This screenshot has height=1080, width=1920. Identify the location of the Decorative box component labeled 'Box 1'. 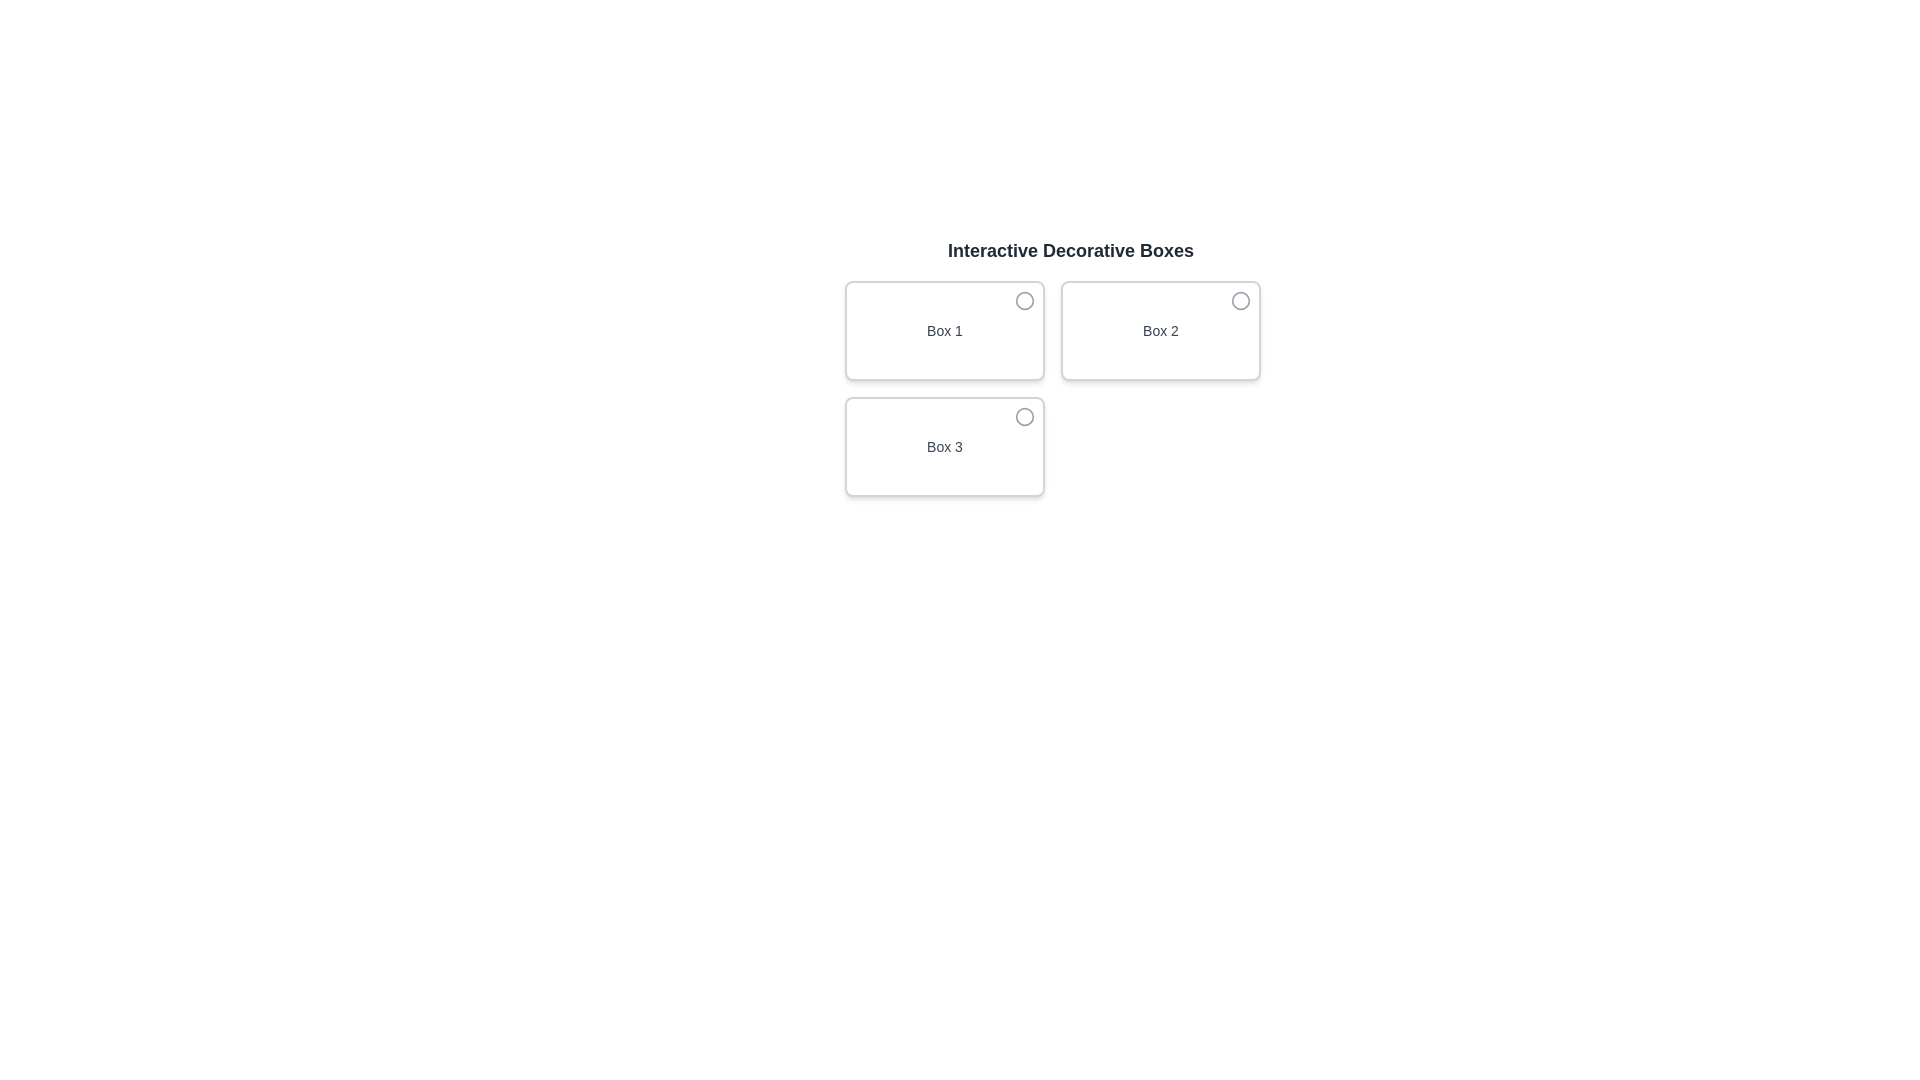
(944, 330).